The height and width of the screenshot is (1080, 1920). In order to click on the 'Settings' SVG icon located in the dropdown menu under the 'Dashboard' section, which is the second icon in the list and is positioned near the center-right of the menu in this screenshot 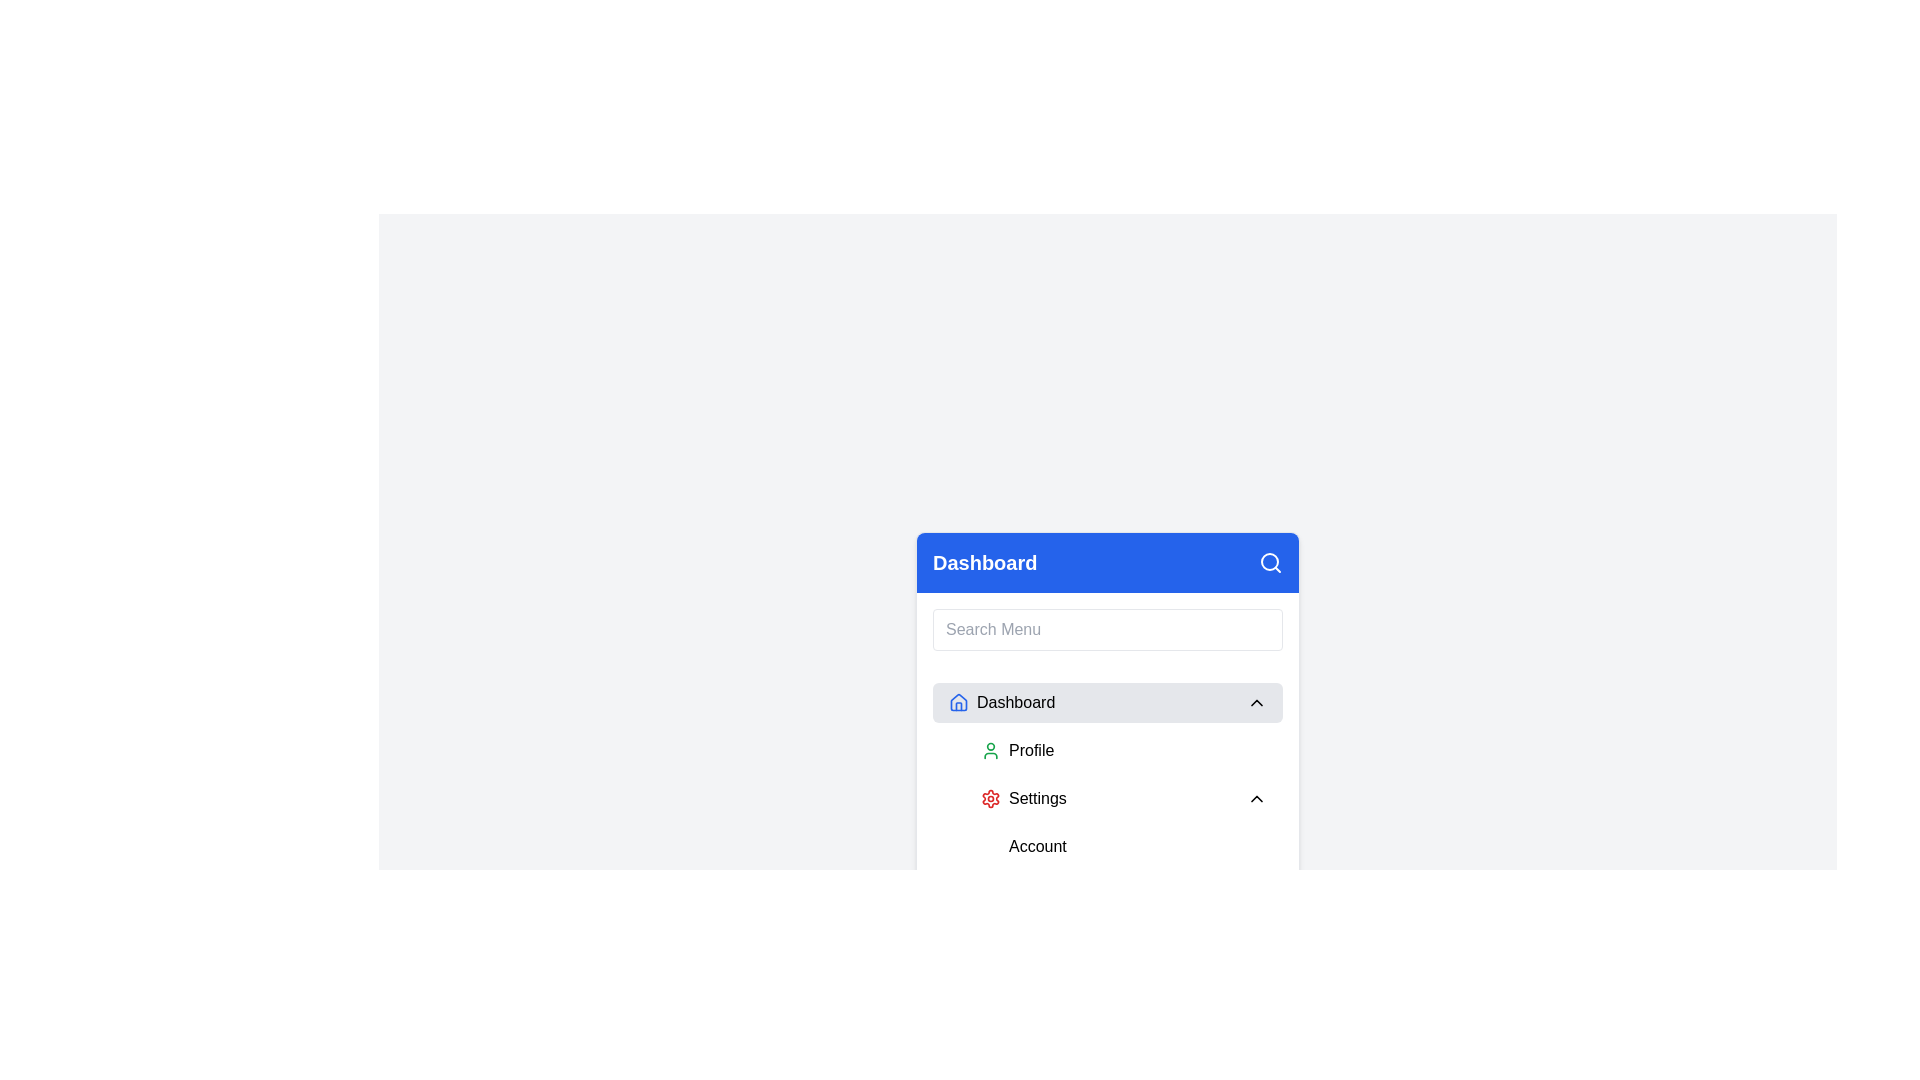, I will do `click(990, 797)`.